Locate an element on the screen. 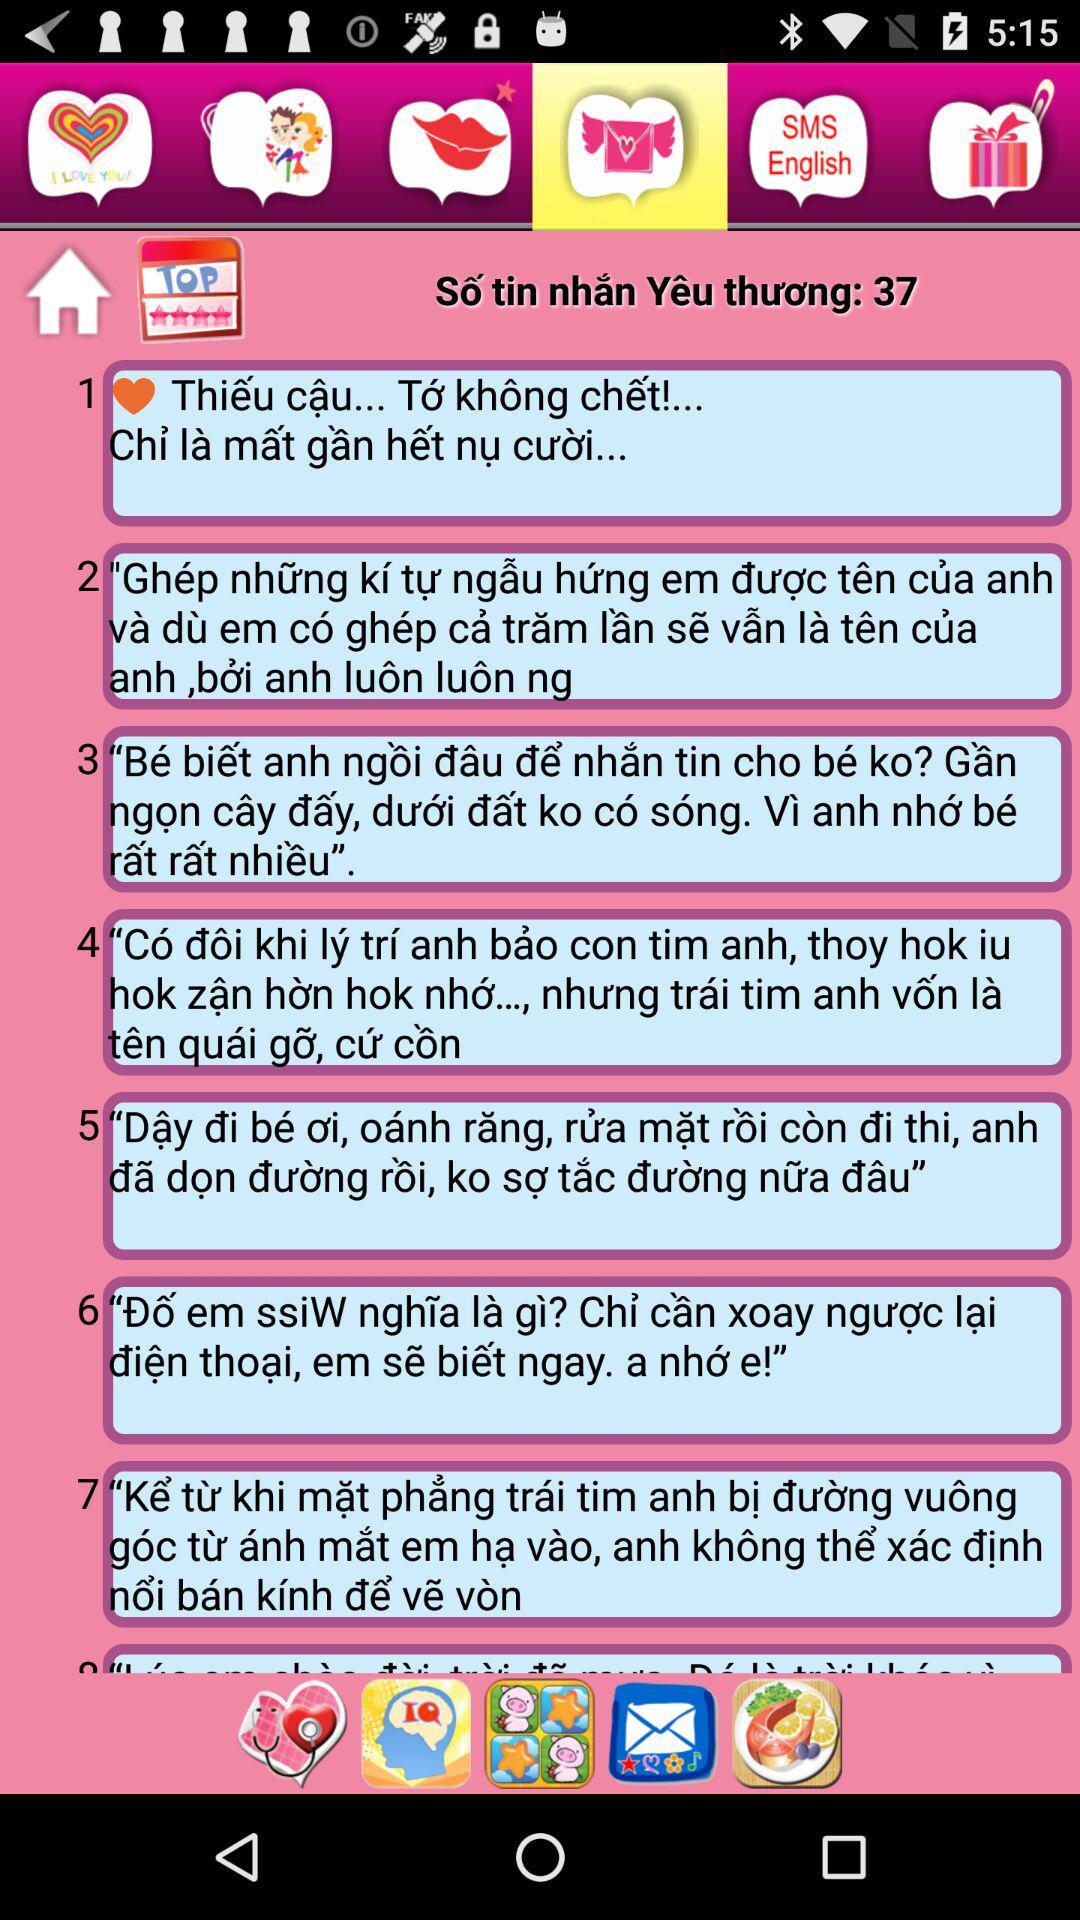 This screenshot has width=1080, height=1920. homepage is located at coordinates (67, 290).